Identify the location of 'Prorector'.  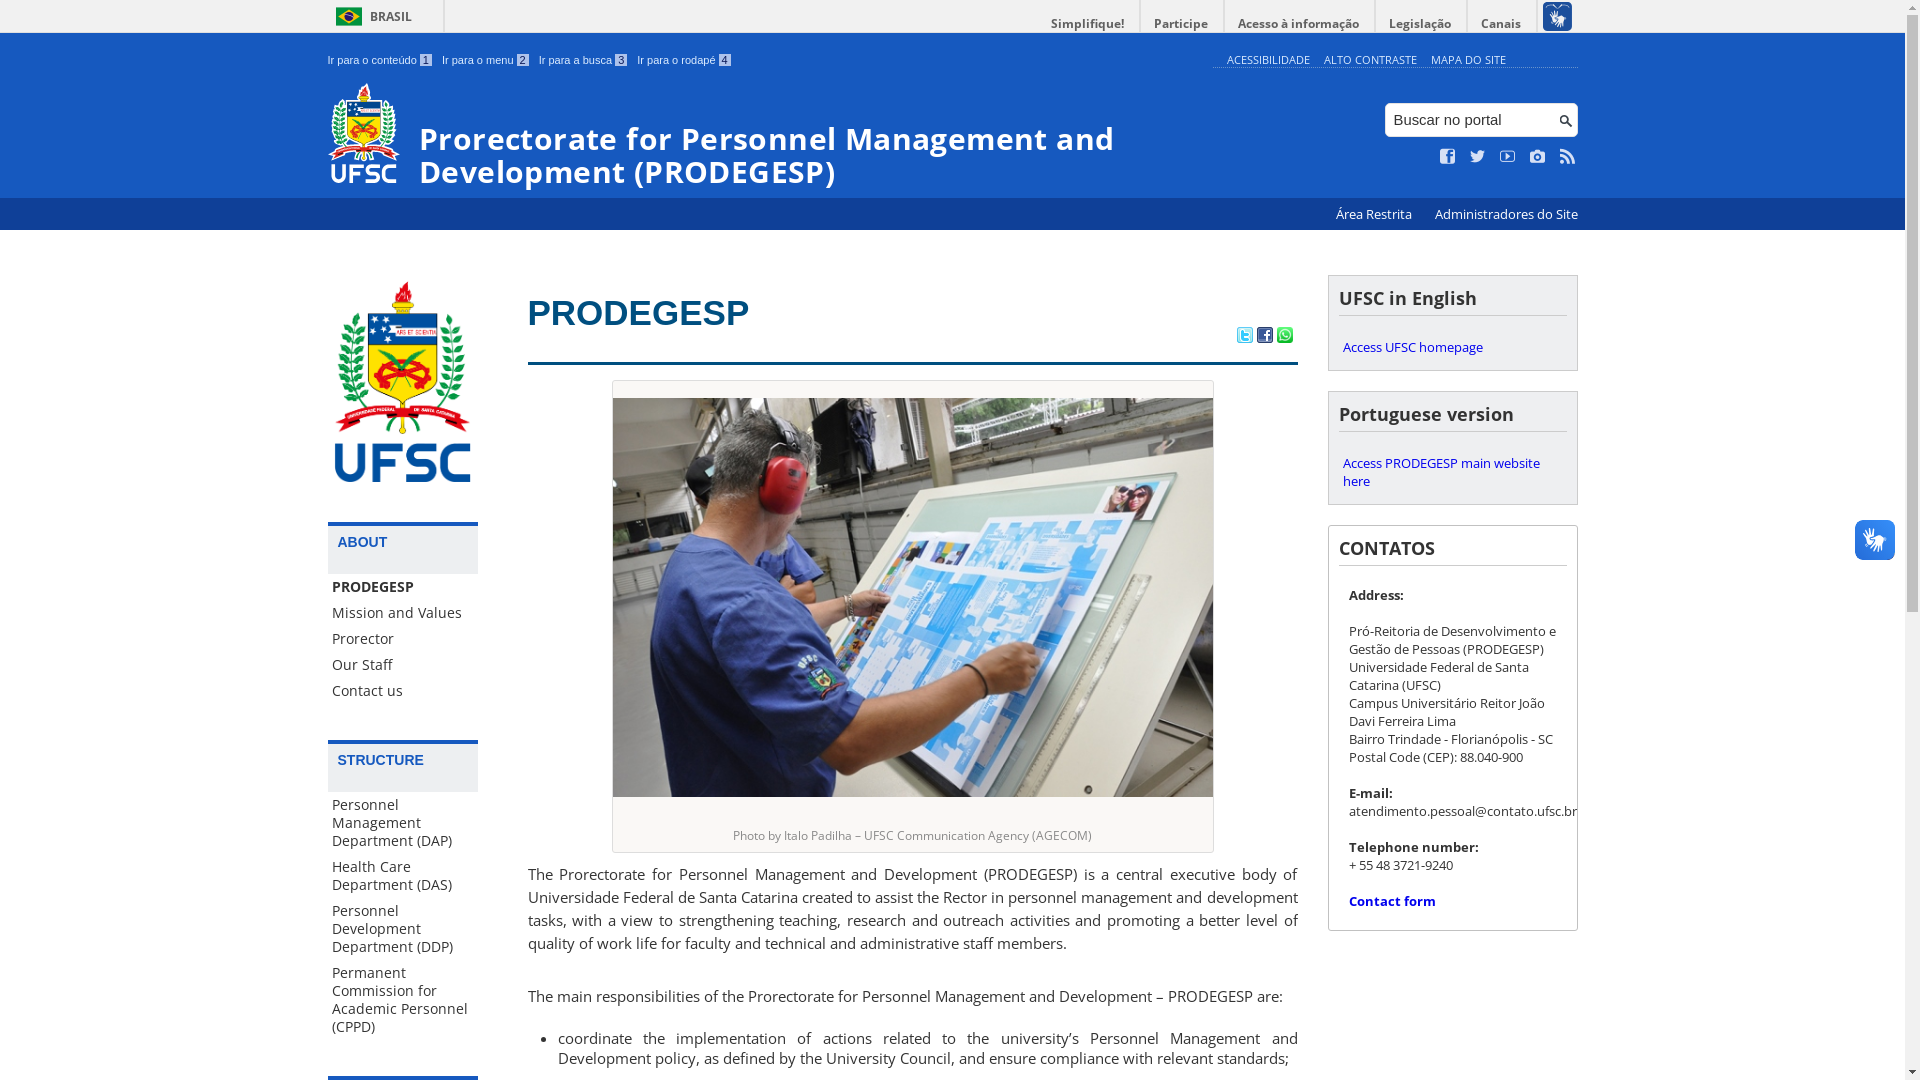
(402, 639).